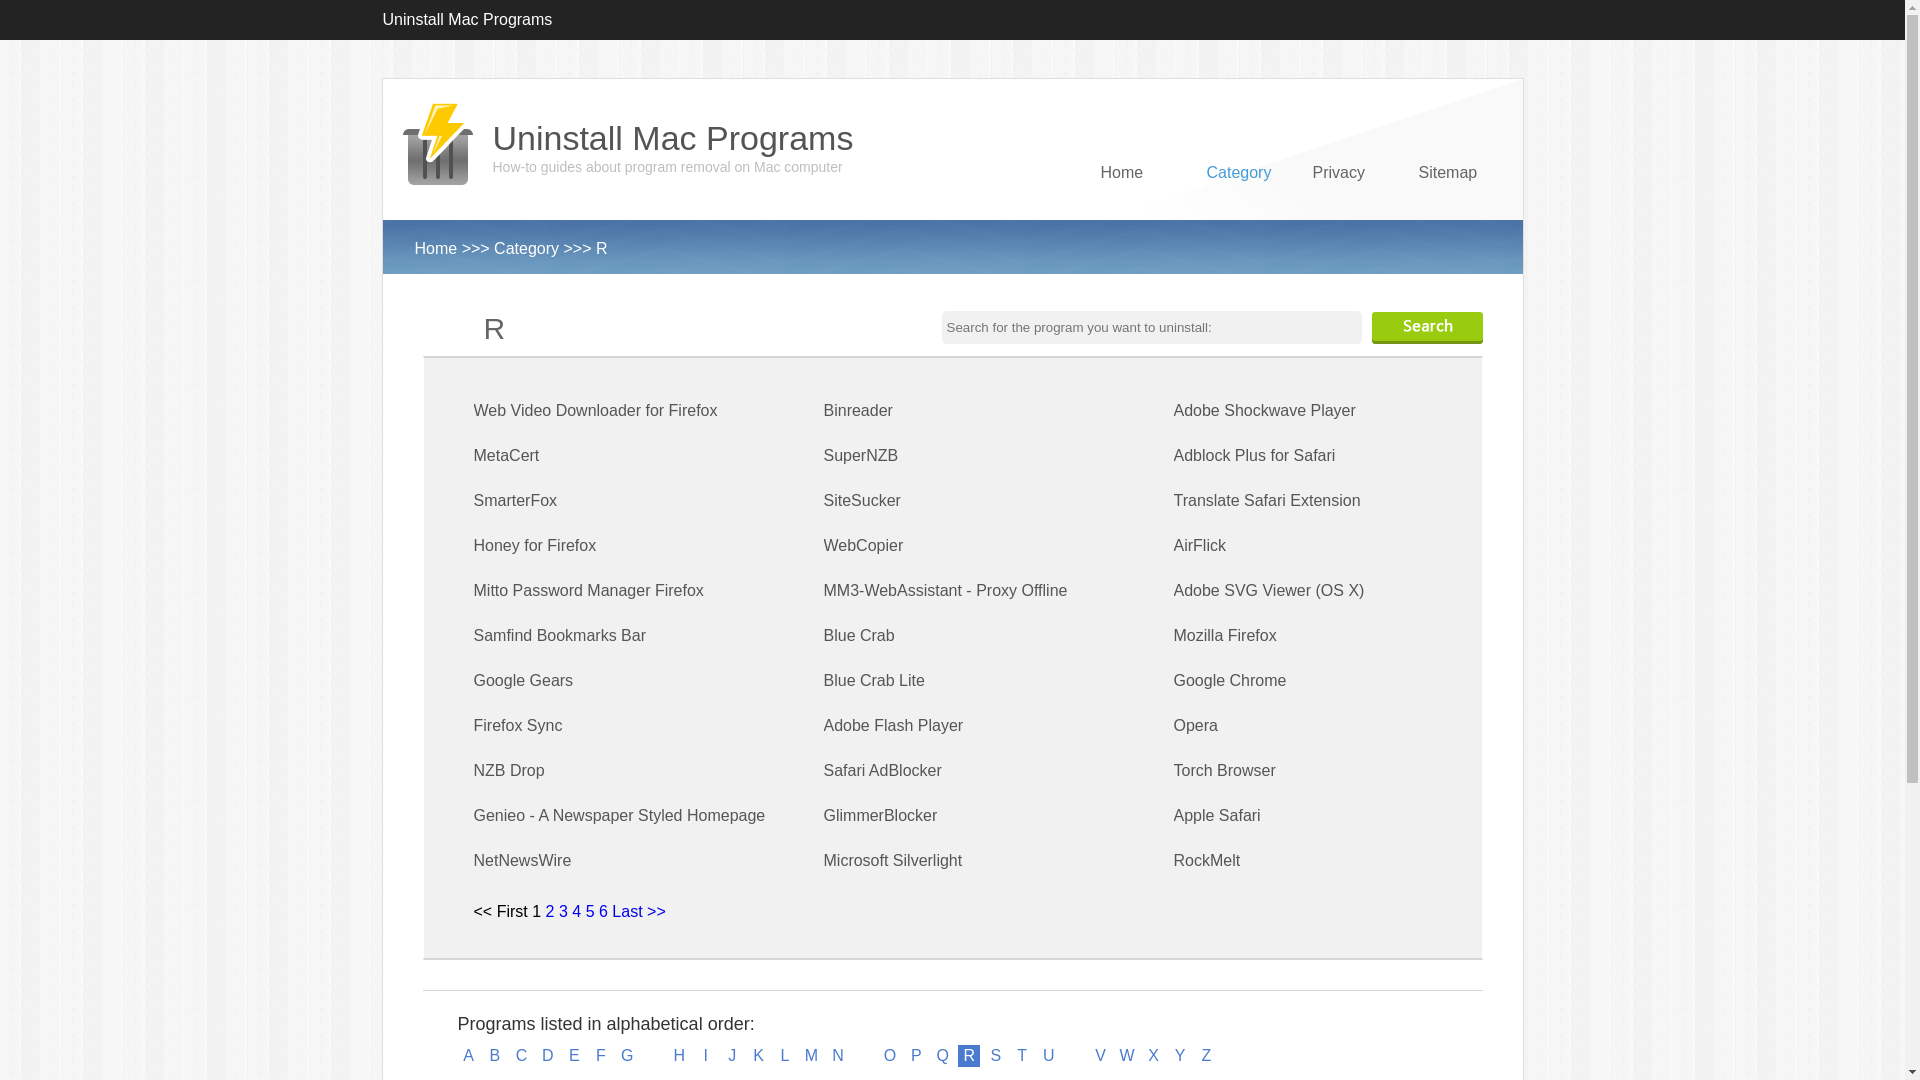 The image size is (1920, 1080). Describe the element at coordinates (1174, 499) in the screenshot. I see `'Translate Safari Extension'` at that location.